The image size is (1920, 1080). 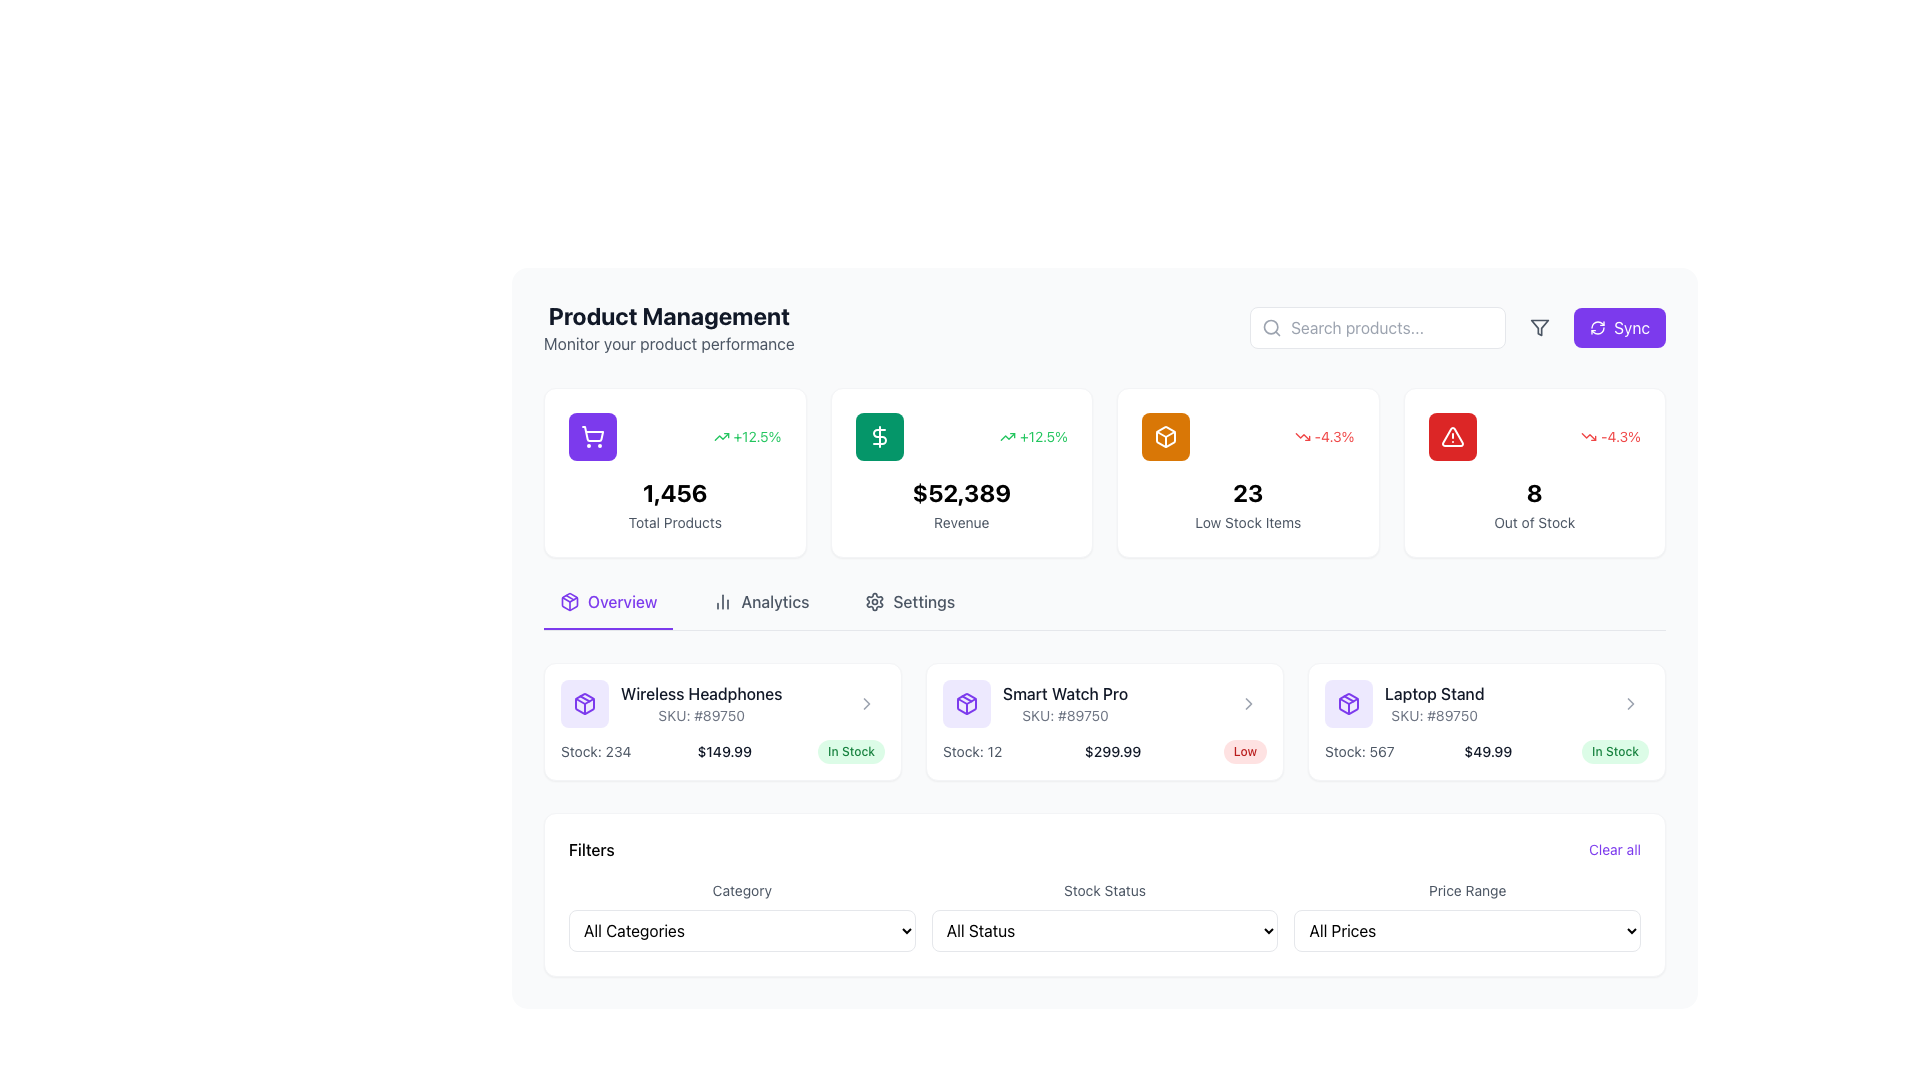 I want to click on text label displaying 'Laptop Stand' and 'SKU: #89750' located in the bottom row of the product list, specifically in the rightmost column of the row, so click(x=1433, y=703).